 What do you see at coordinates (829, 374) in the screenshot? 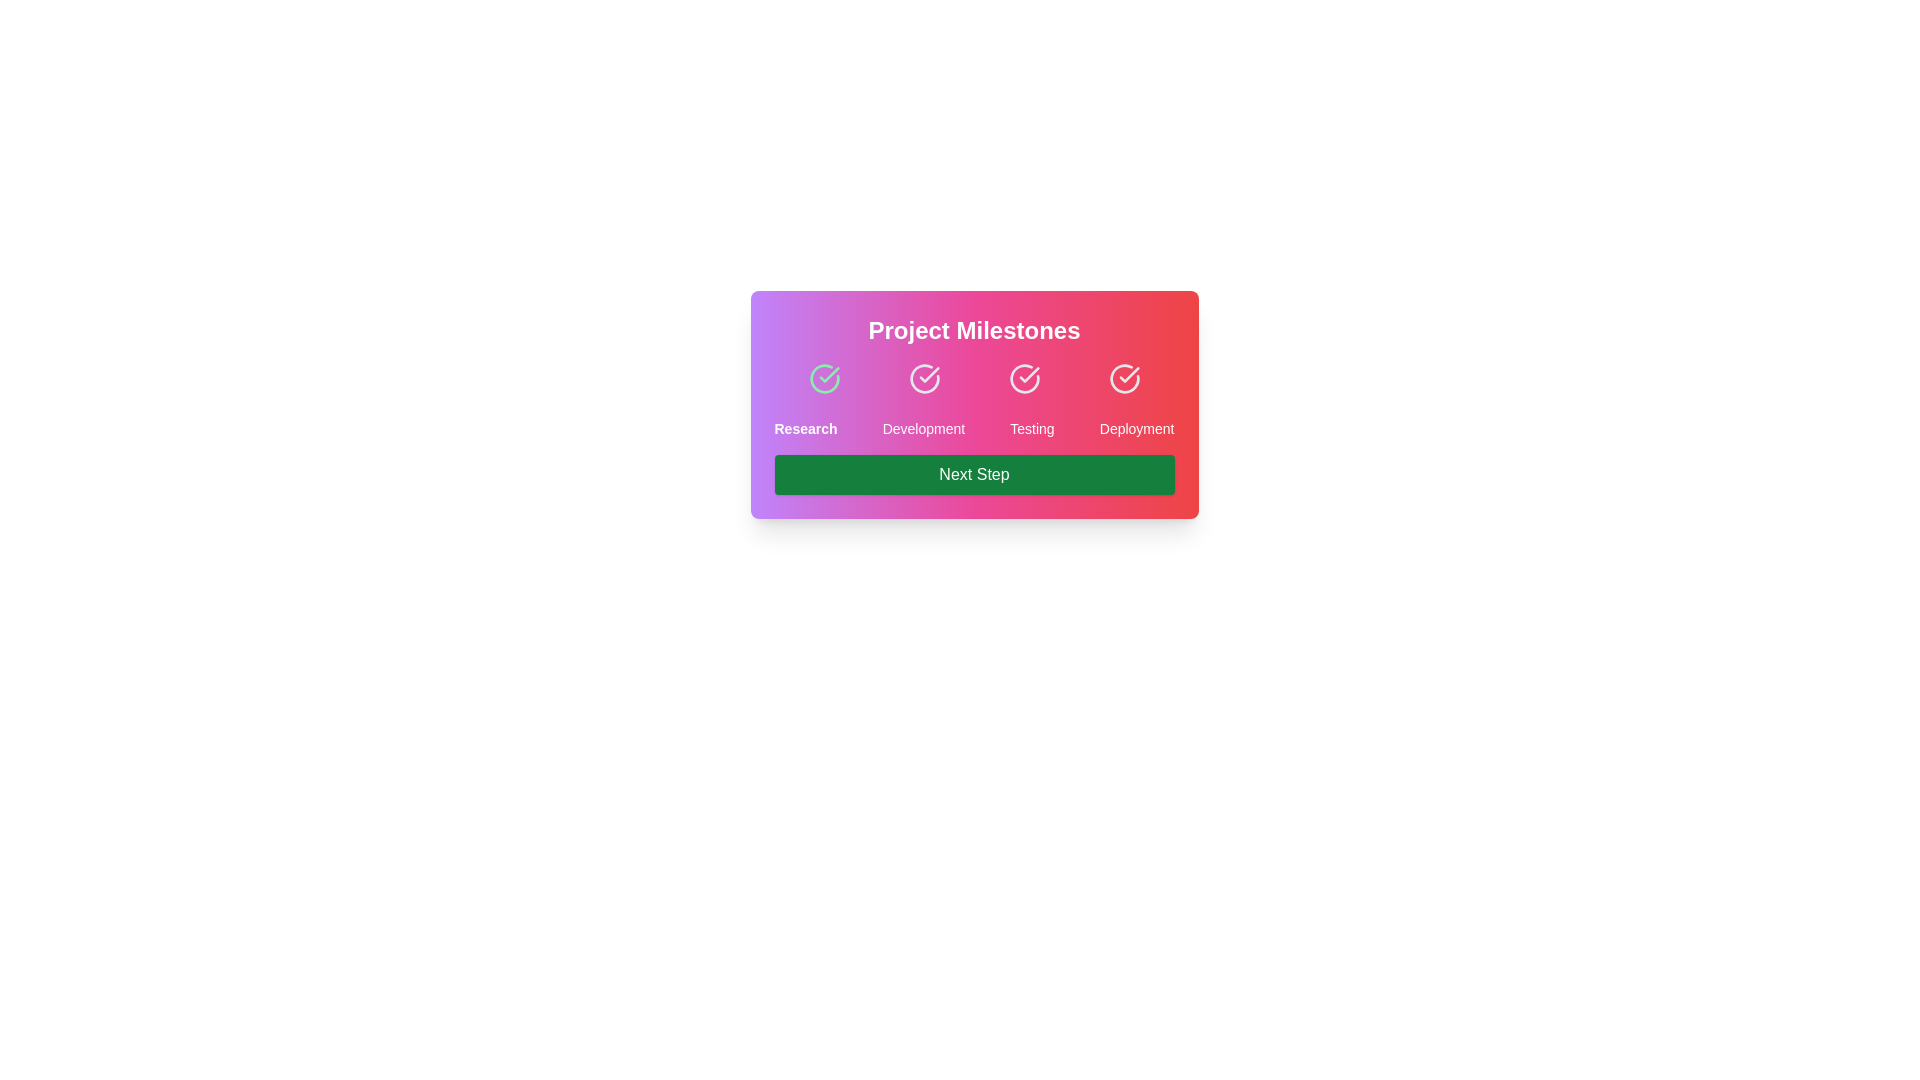
I see `the leftmost checkmark icon within the circular boundary, which is styled with a thin line and green color, signaling a completed status, located directly above the text 'Research' in the 'Project Milestones' card` at bounding box center [829, 374].